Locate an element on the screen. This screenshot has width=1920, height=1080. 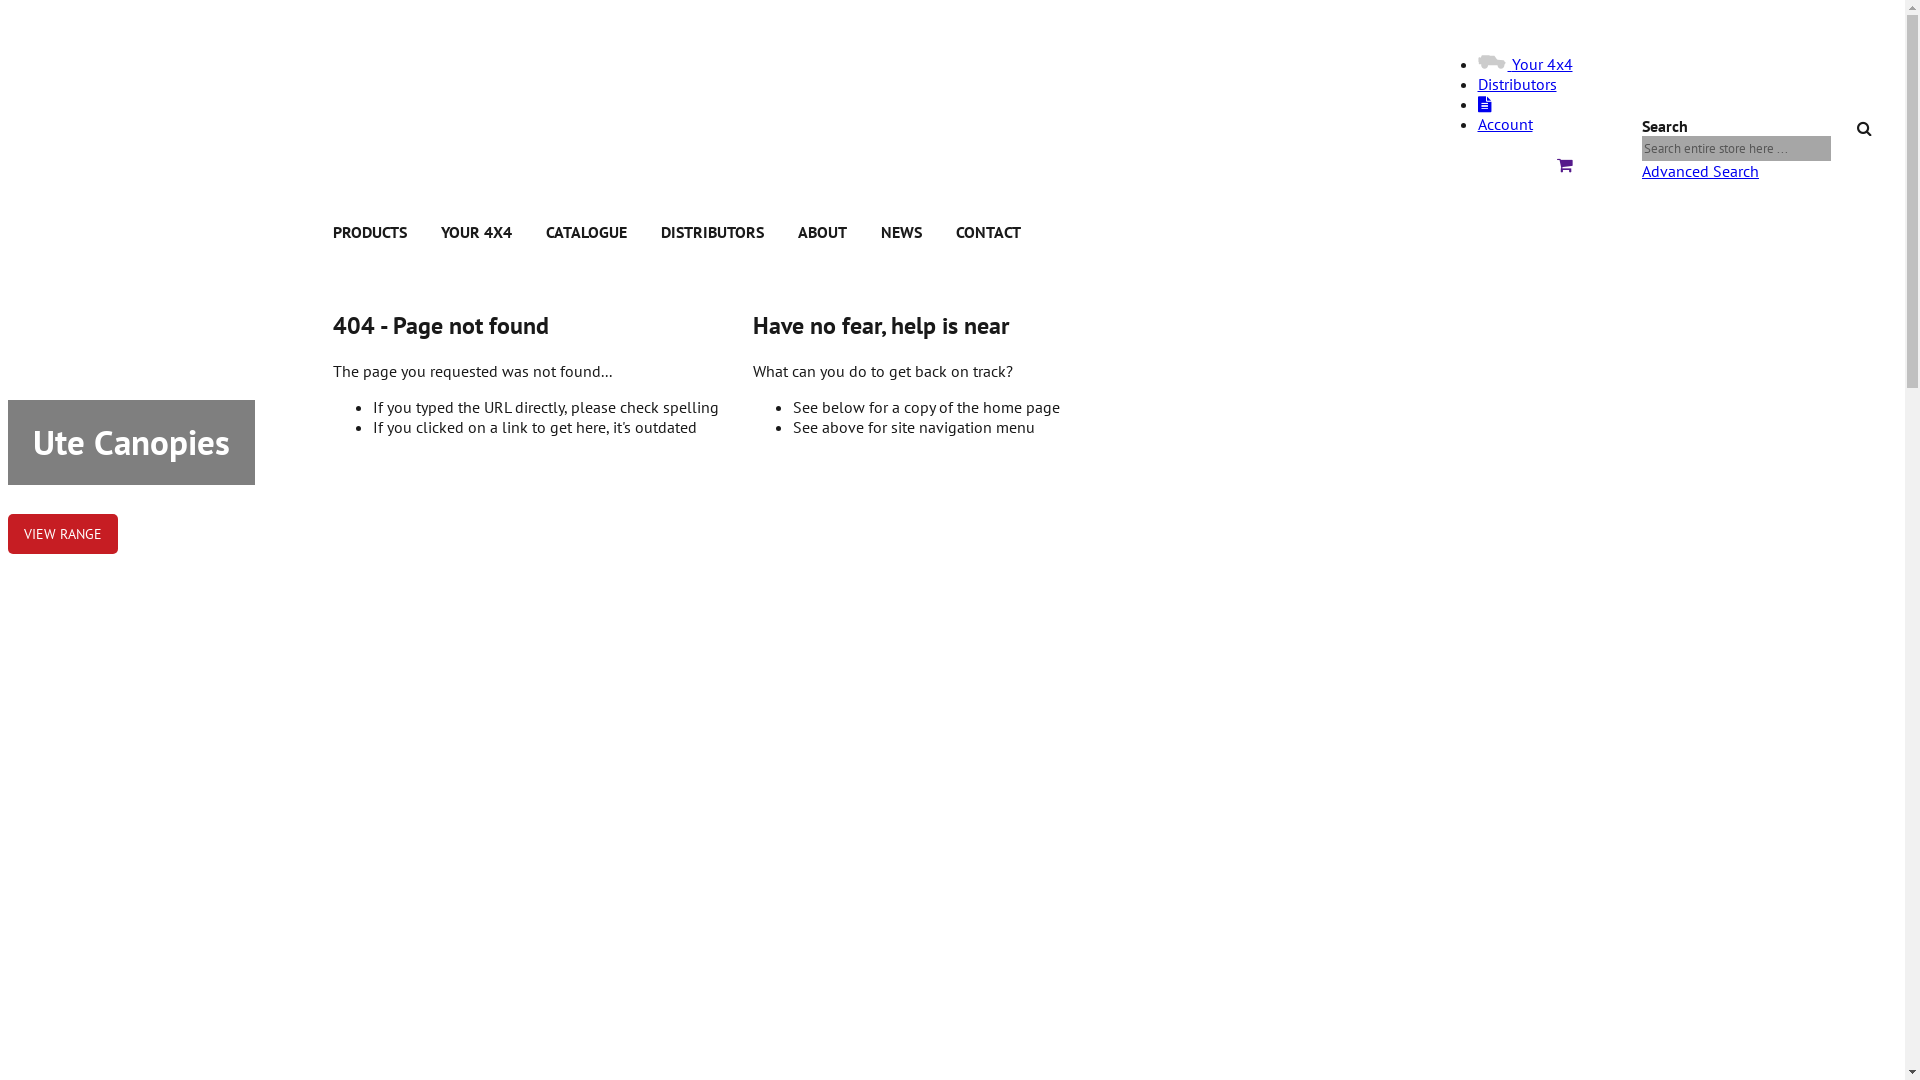
'ABOUT' is located at coordinates (796, 231).